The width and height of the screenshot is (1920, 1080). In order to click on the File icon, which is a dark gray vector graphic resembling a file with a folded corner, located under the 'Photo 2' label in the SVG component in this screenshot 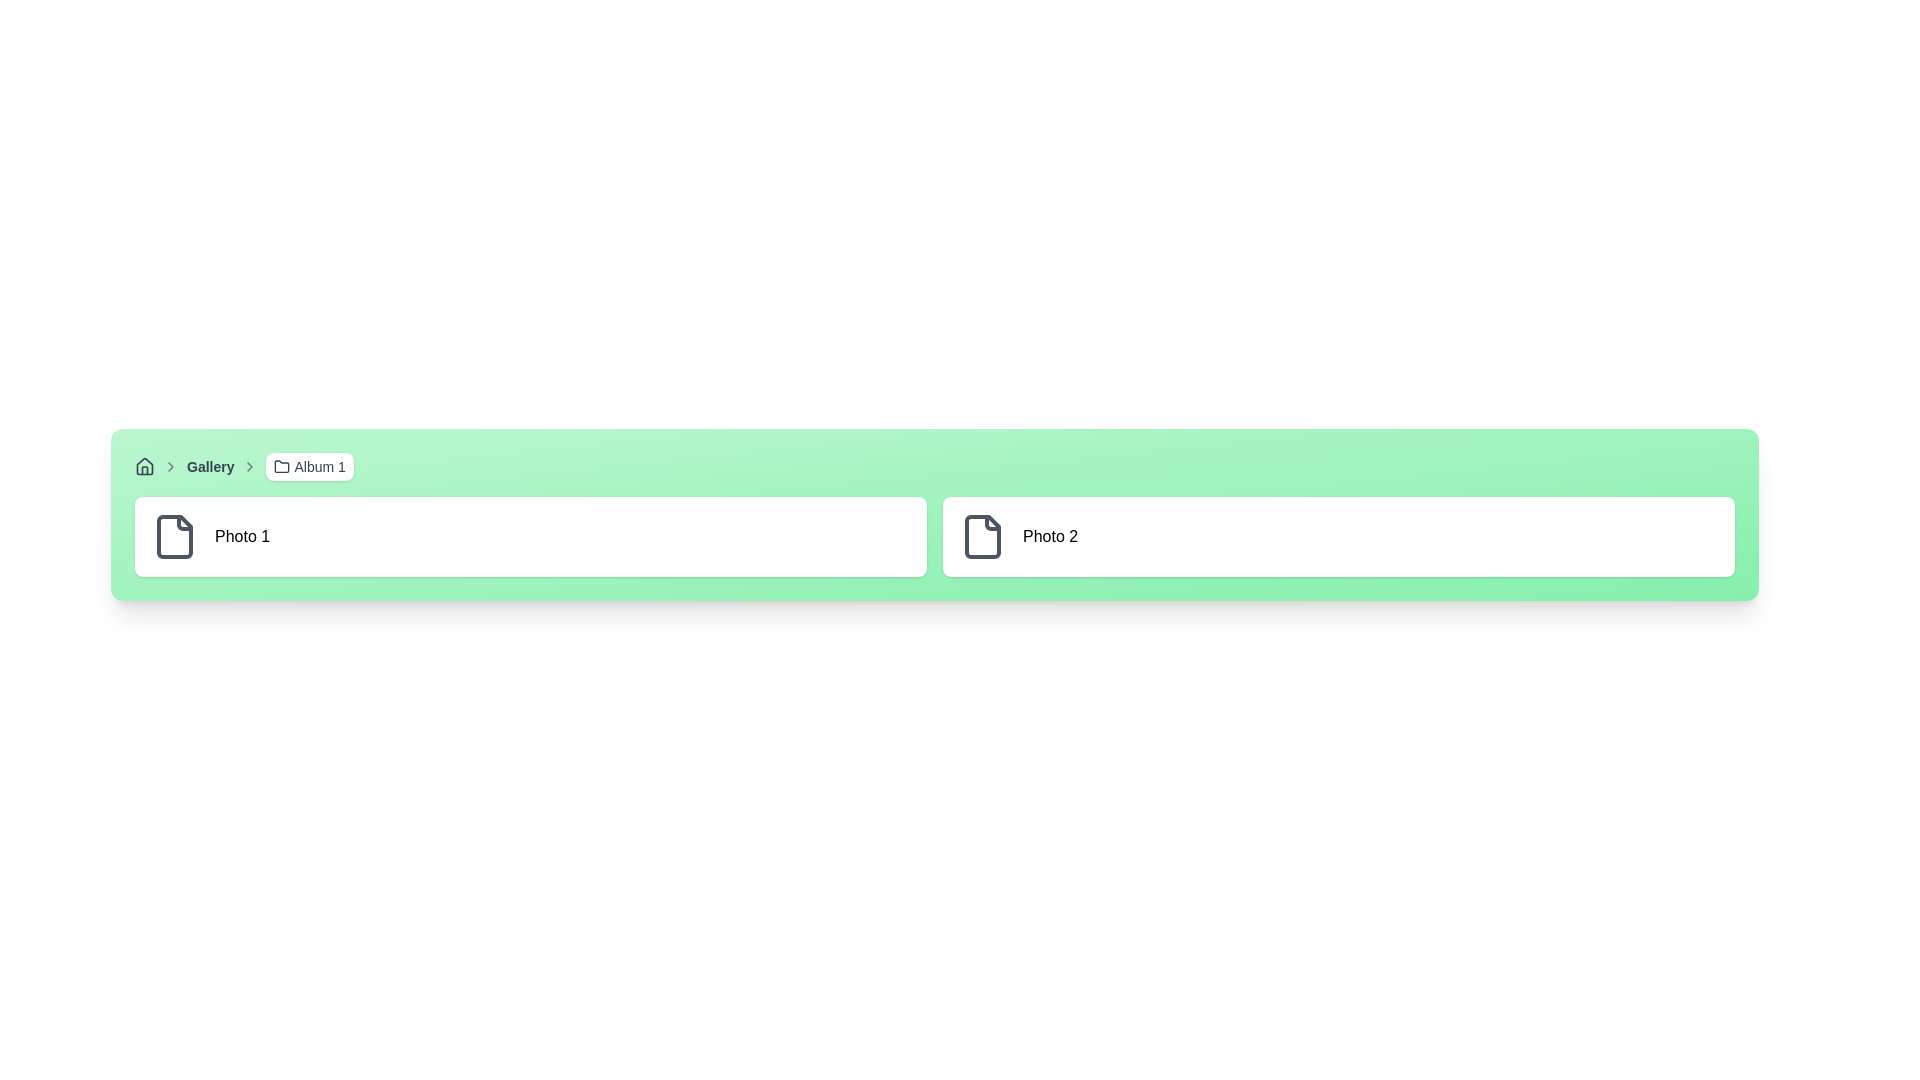, I will do `click(983, 535)`.